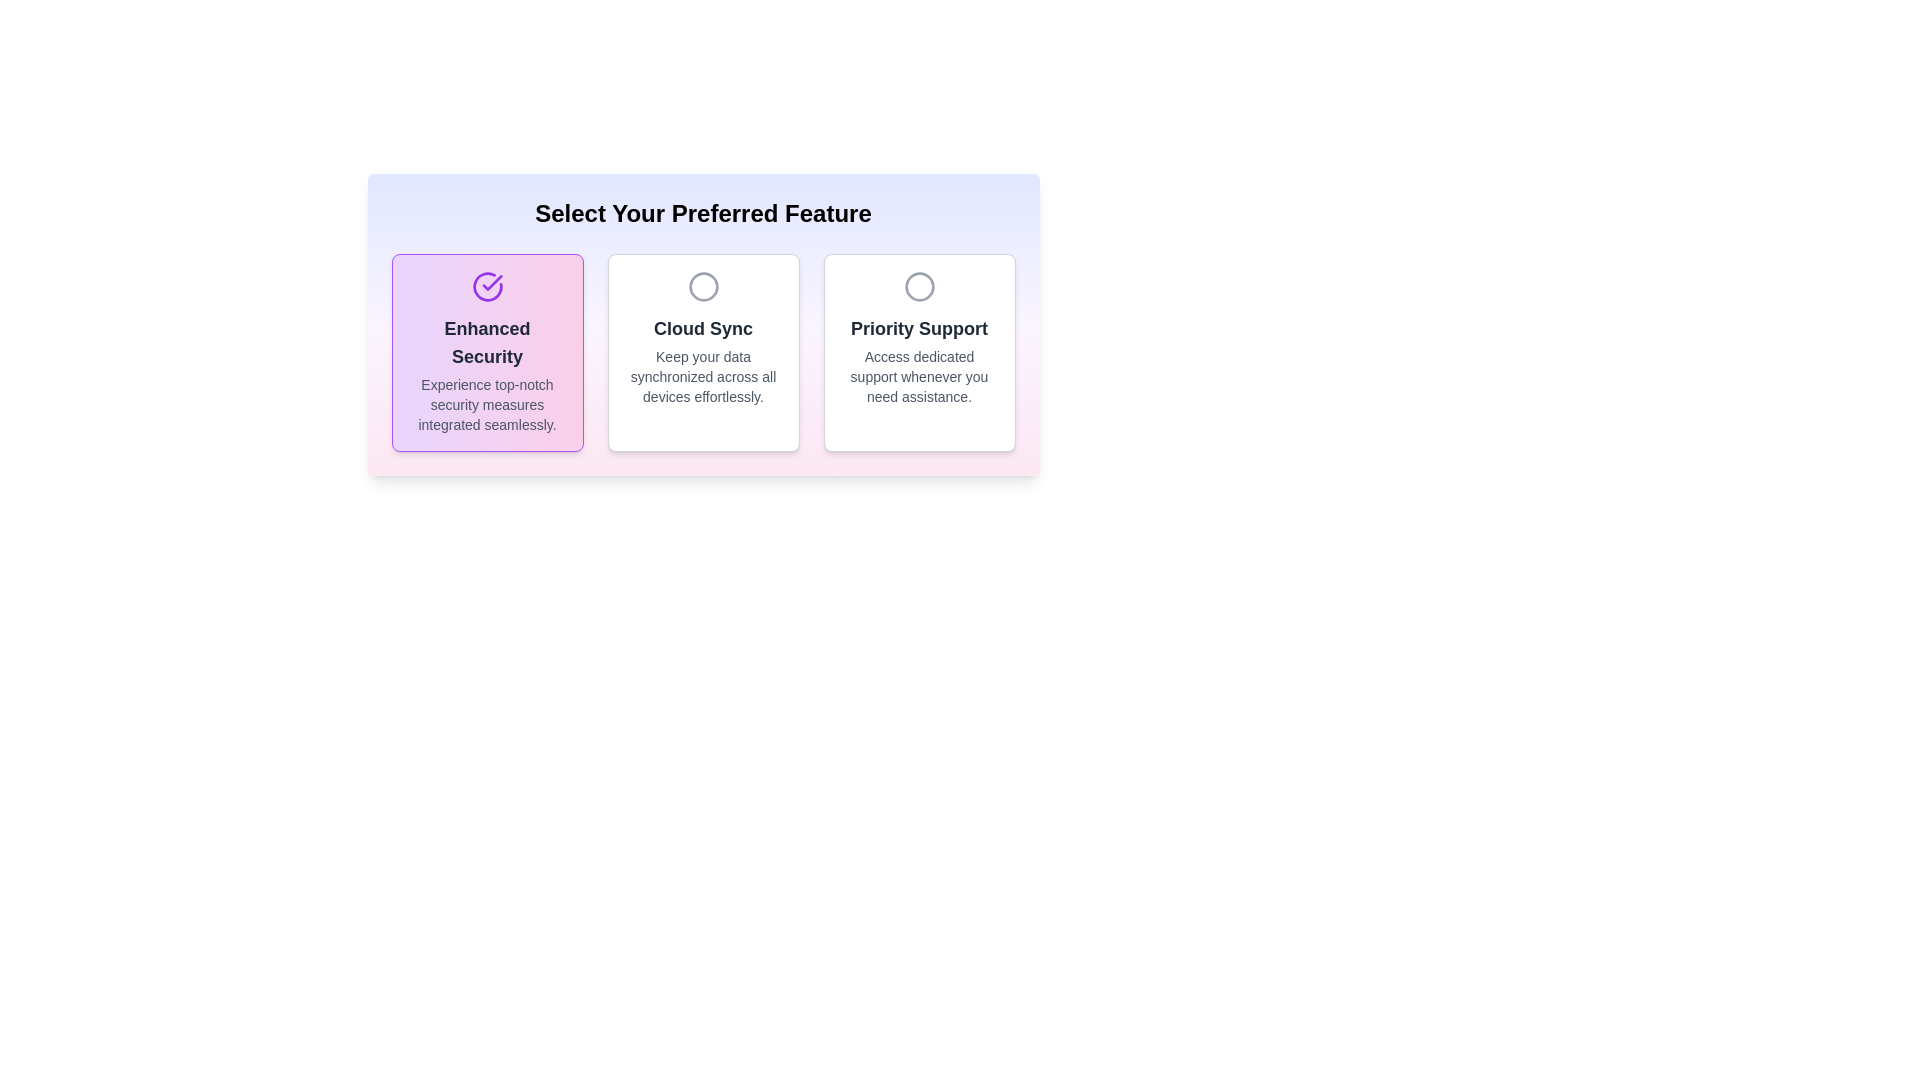  What do you see at coordinates (918, 286) in the screenshot?
I see `the circular icon with a gray outline and transparent center located at the top-center of the 'Priority Support' panel` at bounding box center [918, 286].